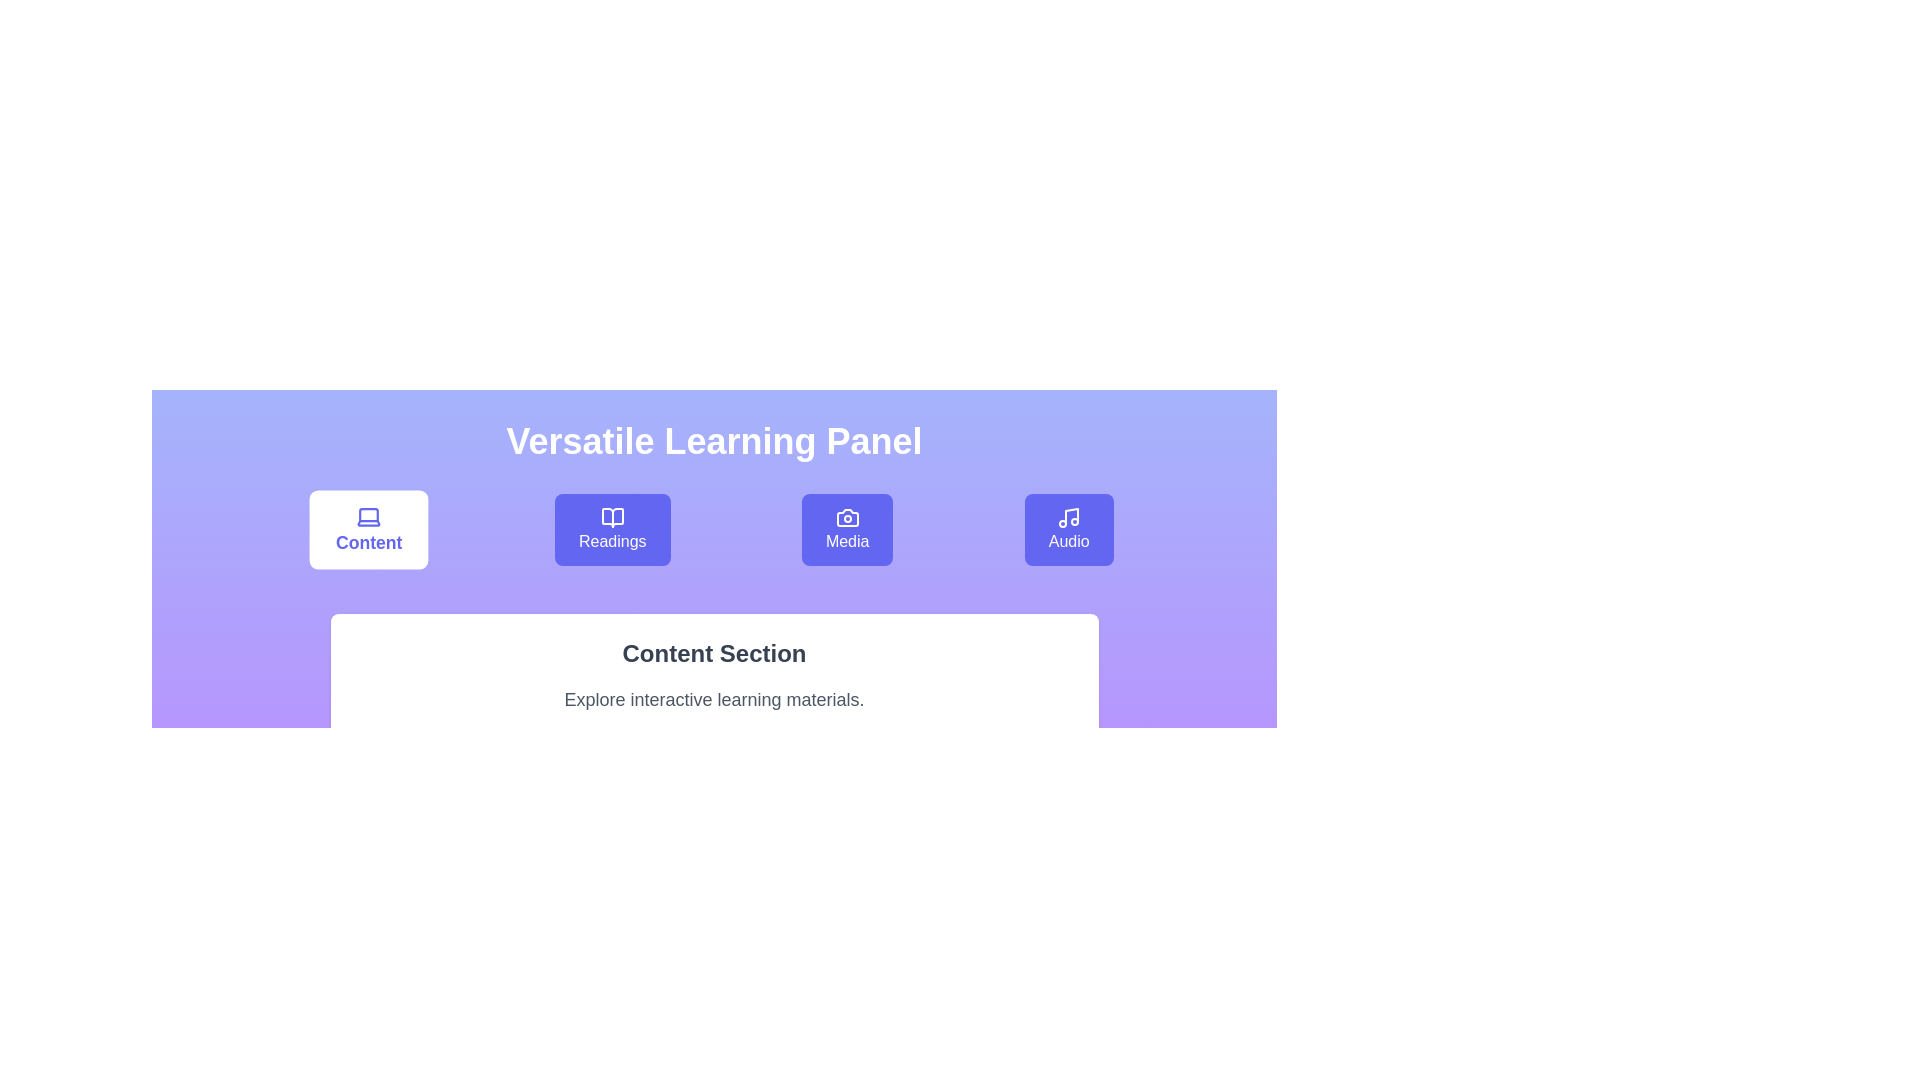  I want to click on the header text by clicking on it, so click(714, 441).